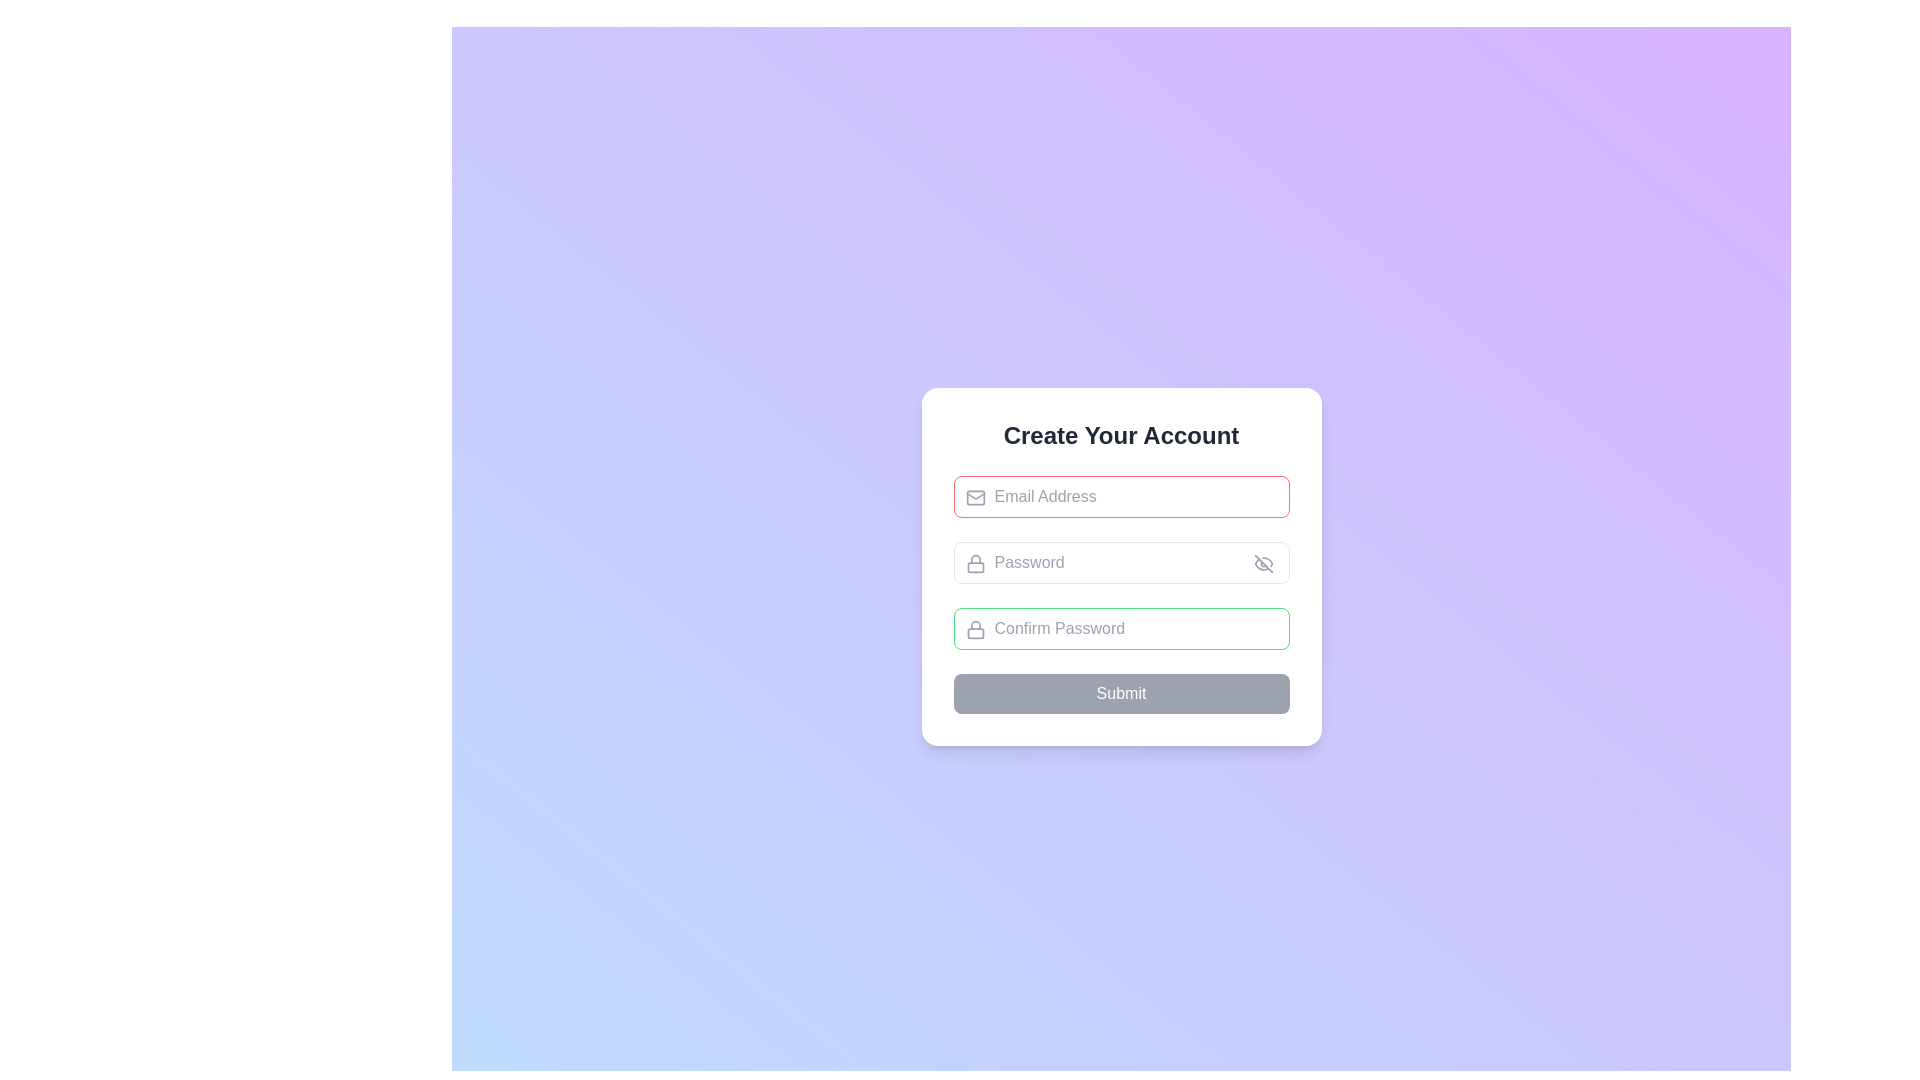 This screenshot has height=1080, width=1920. Describe the element at coordinates (975, 496) in the screenshot. I see `the envelope icon representing email, located inside the email address input field on the left side` at that location.